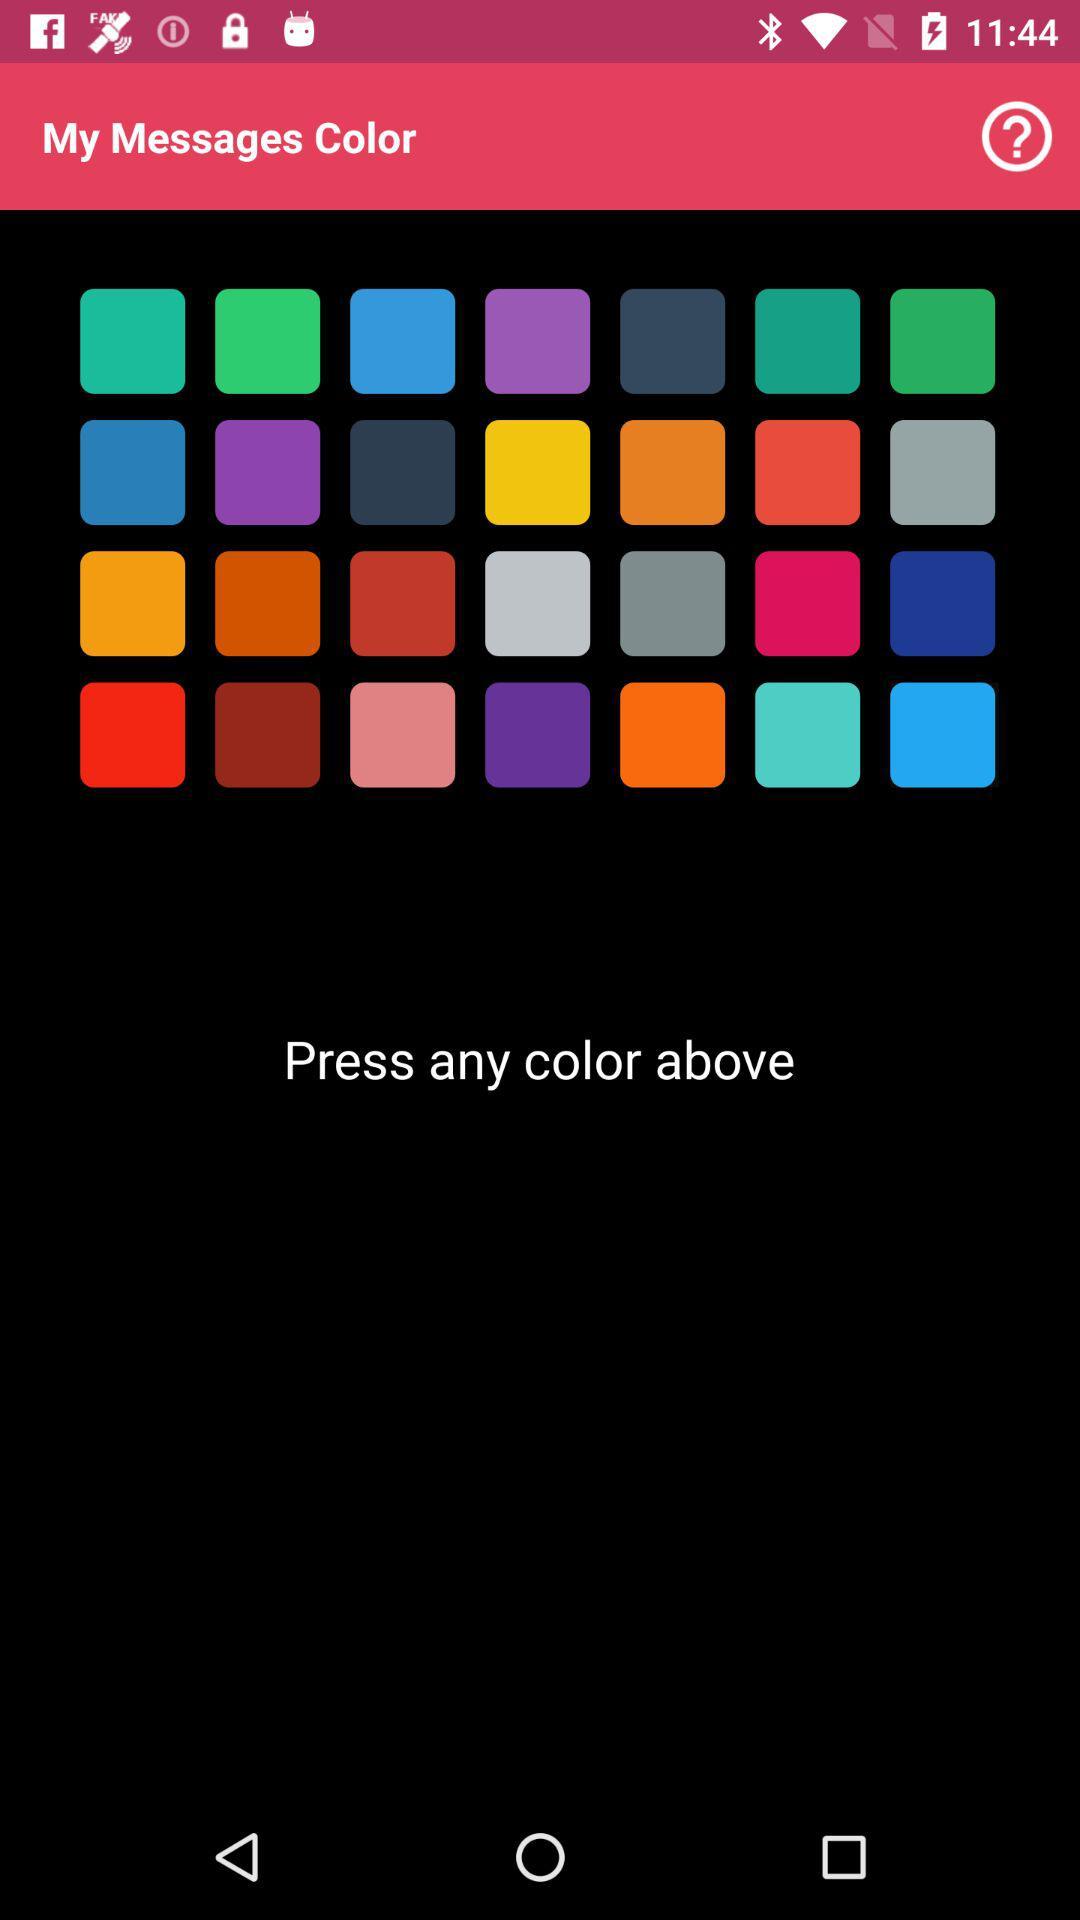 Image resolution: width=1080 pixels, height=1920 pixels. I want to click on the fourth color in the second row, so click(536, 471).